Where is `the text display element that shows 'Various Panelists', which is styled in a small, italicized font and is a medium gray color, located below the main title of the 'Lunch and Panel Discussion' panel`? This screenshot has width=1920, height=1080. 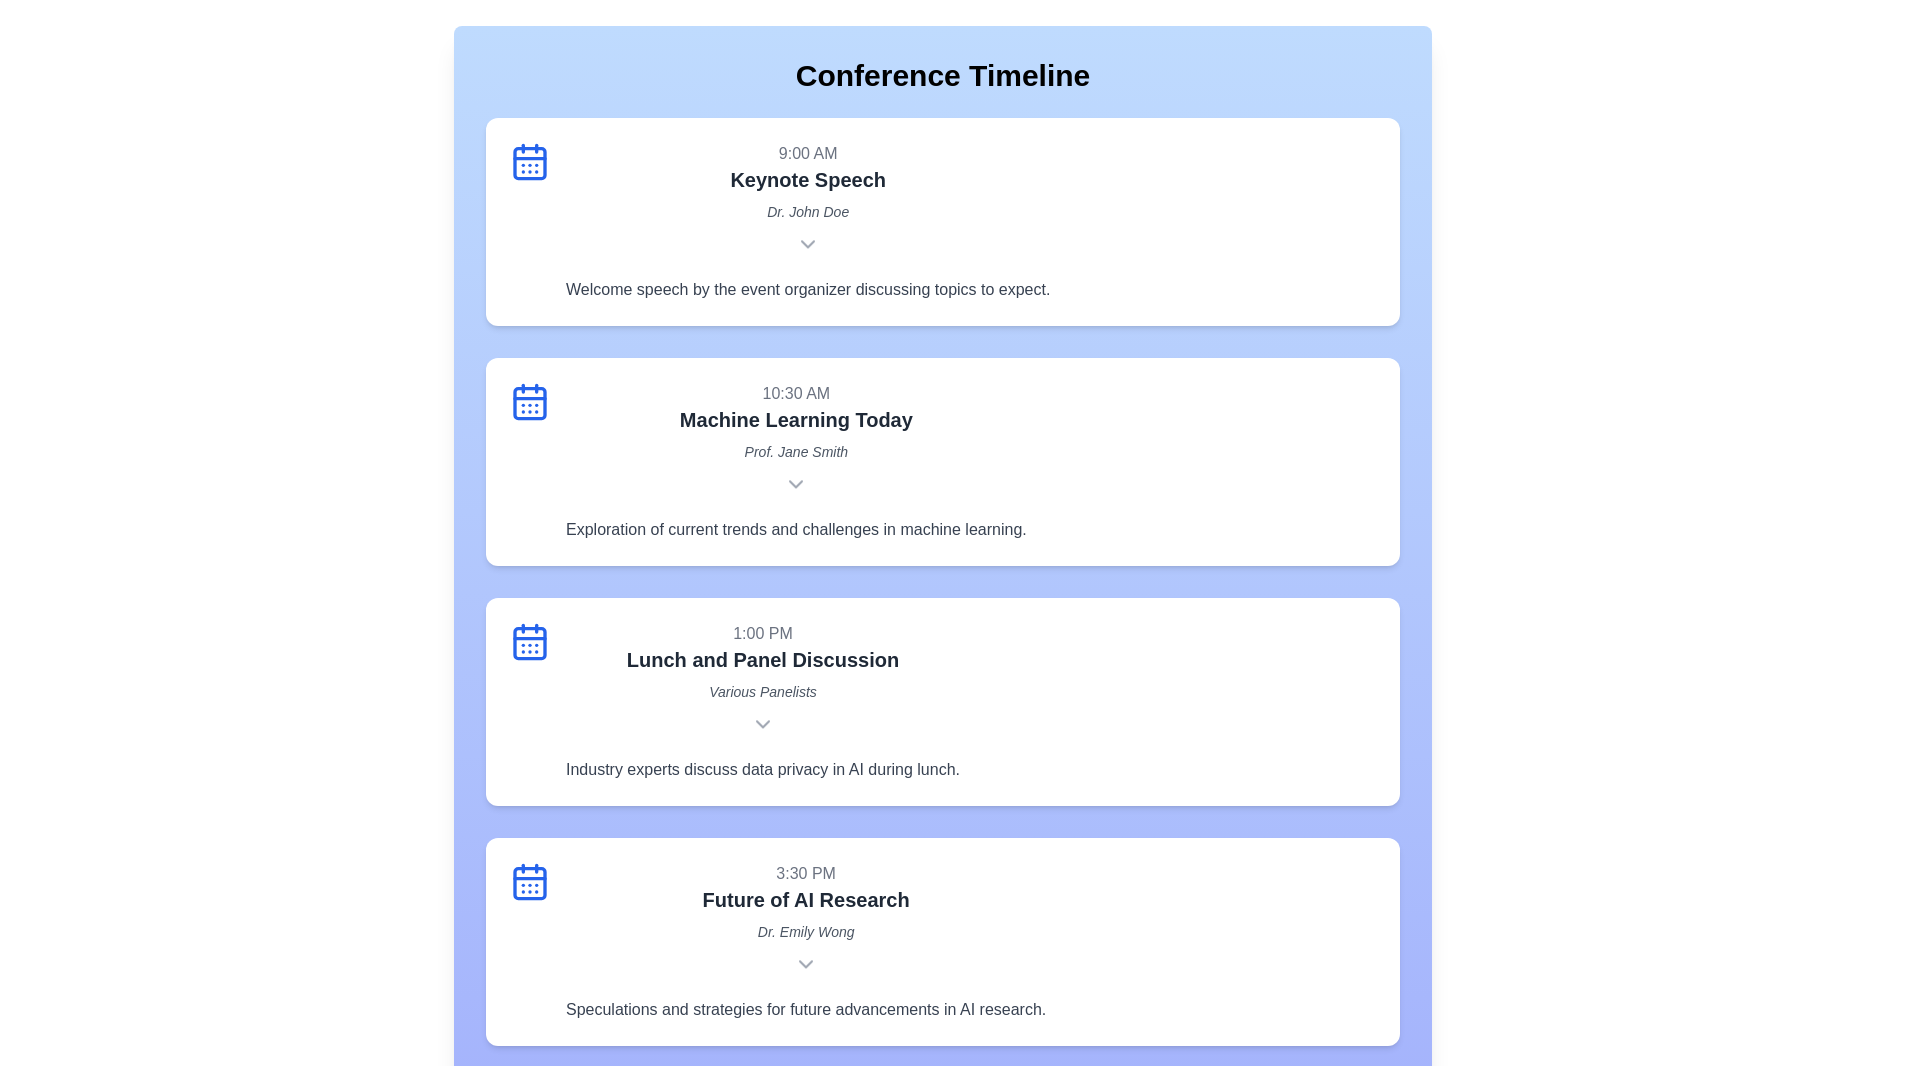
the text display element that shows 'Various Panelists', which is styled in a small, italicized font and is a medium gray color, located below the main title of the 'Lunch and Panel Discussion' panel is located at coordinates (762, 690).